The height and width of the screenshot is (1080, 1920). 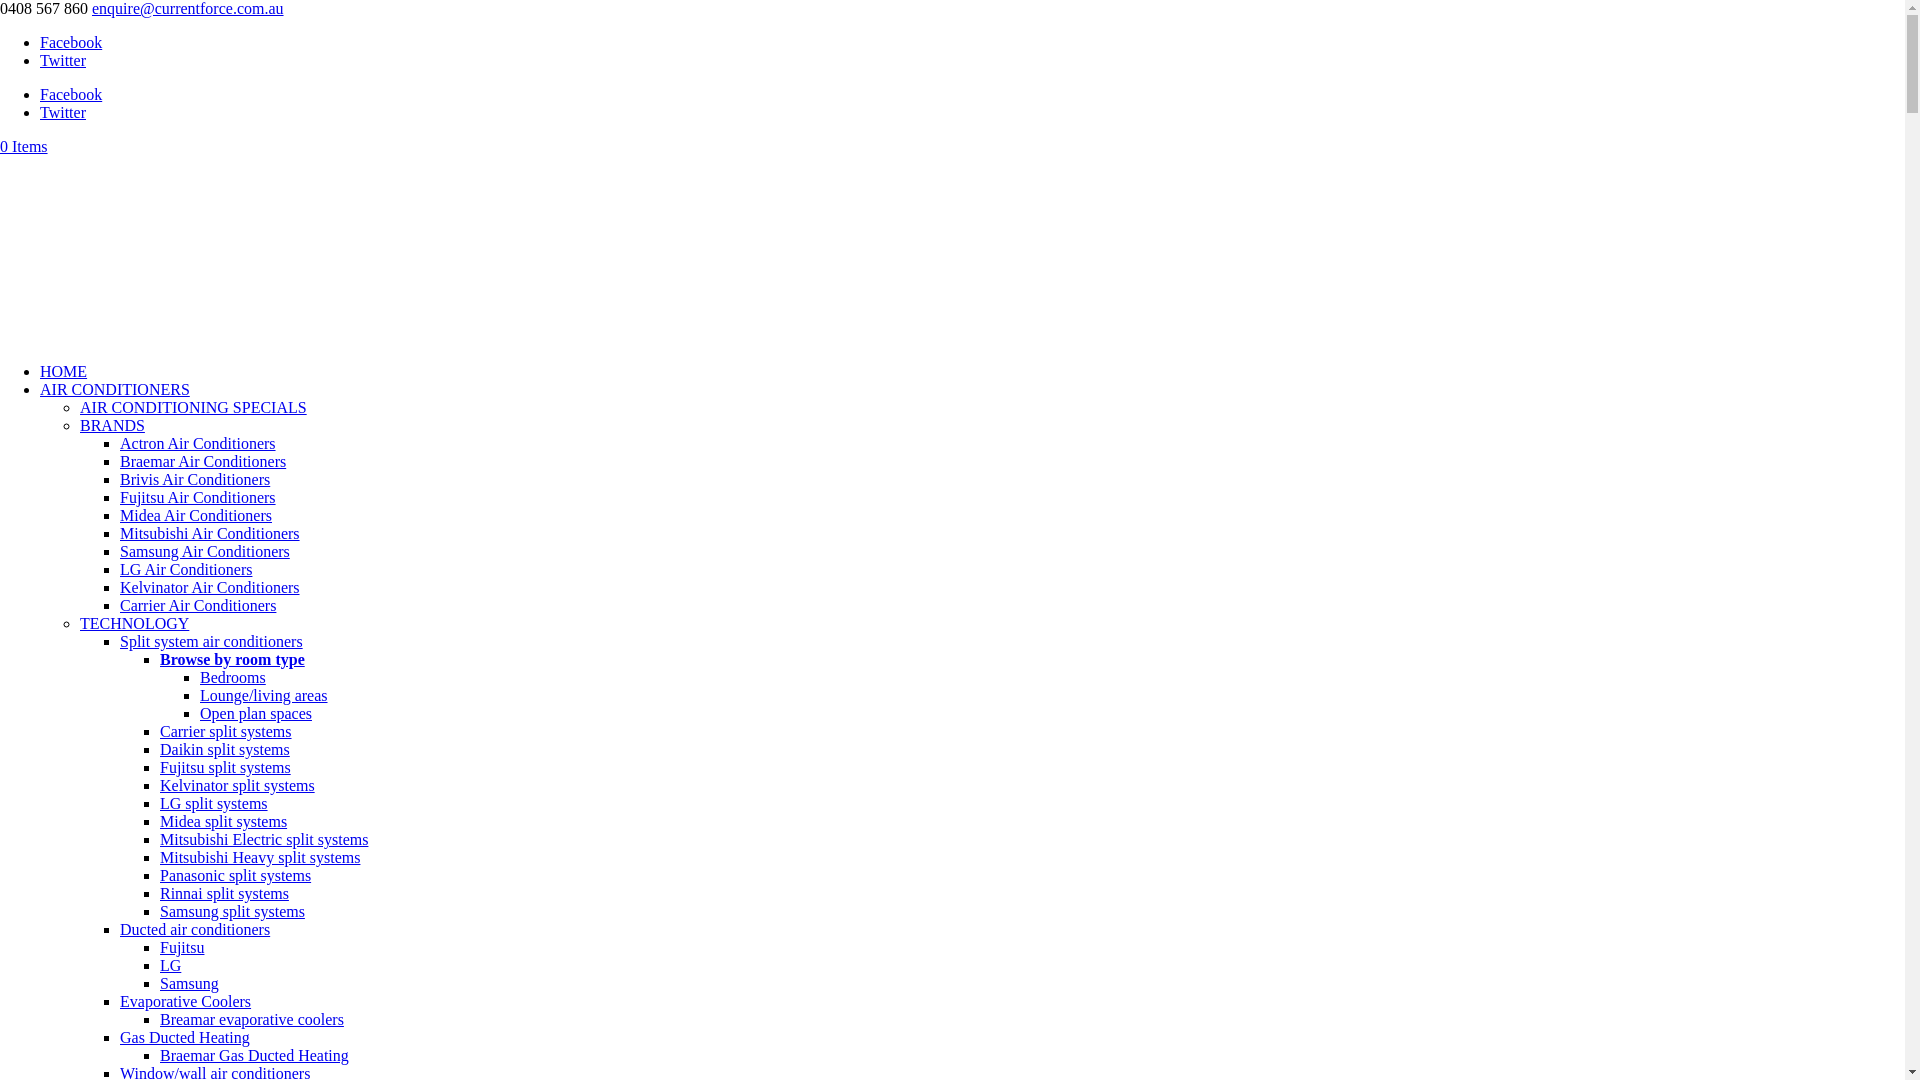 What do you see at coordinates (158, 874) in the screenshot?
I see `'Panasonic split systems'` at bounding box center [158, 874].